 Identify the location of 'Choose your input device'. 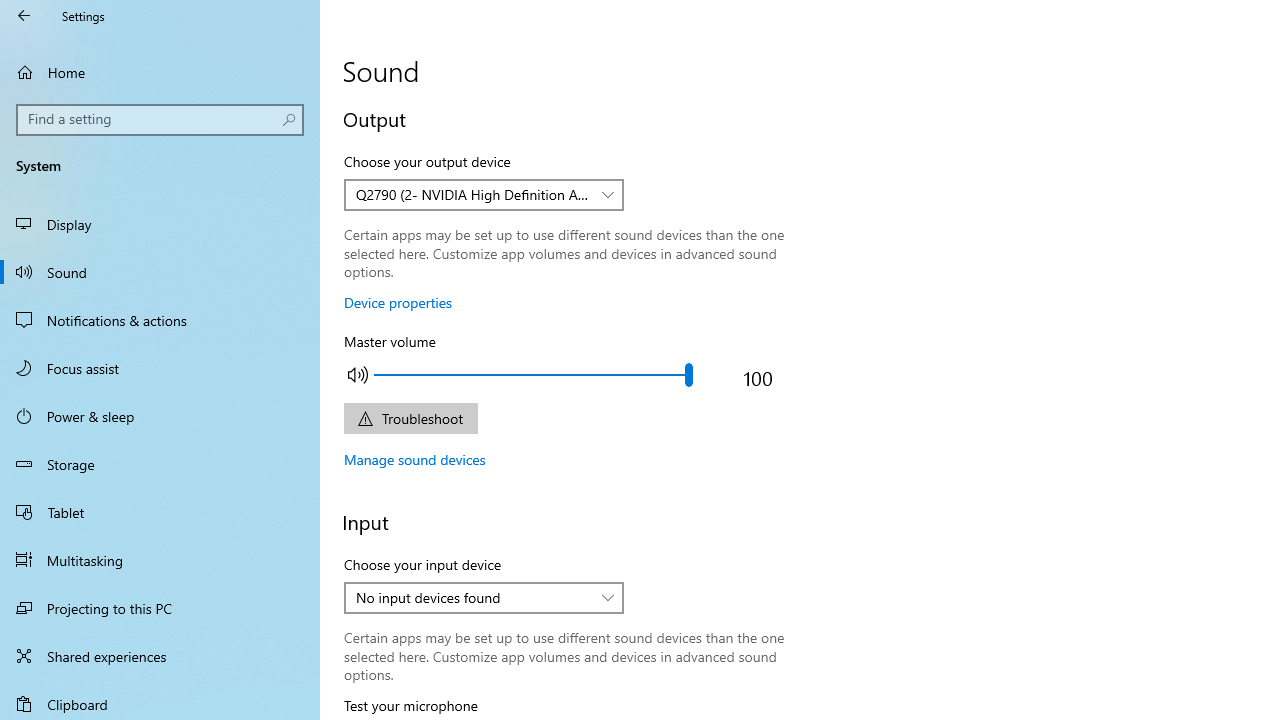
(484, 596).